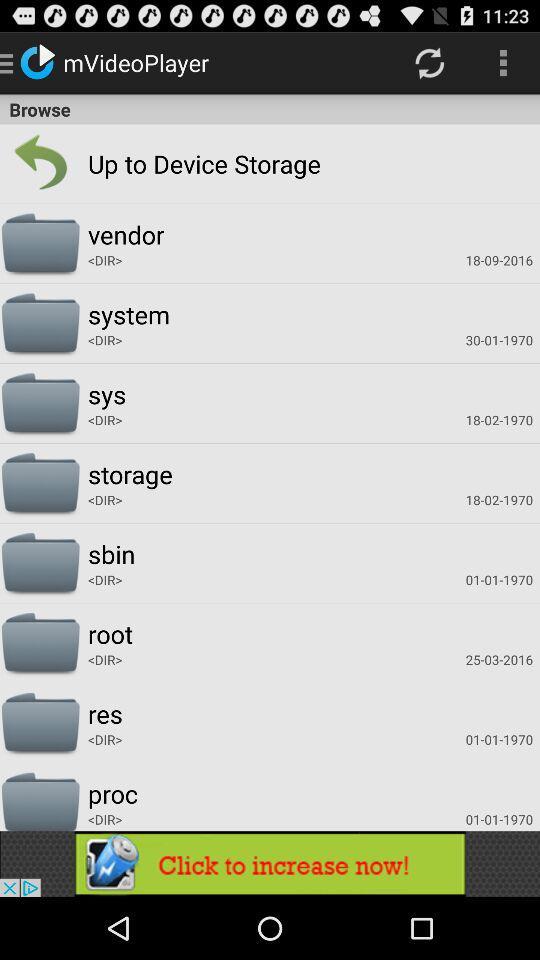  Describe the element at coordinates (162, 162) in the screenshot. I see `up to storage app` at that location.